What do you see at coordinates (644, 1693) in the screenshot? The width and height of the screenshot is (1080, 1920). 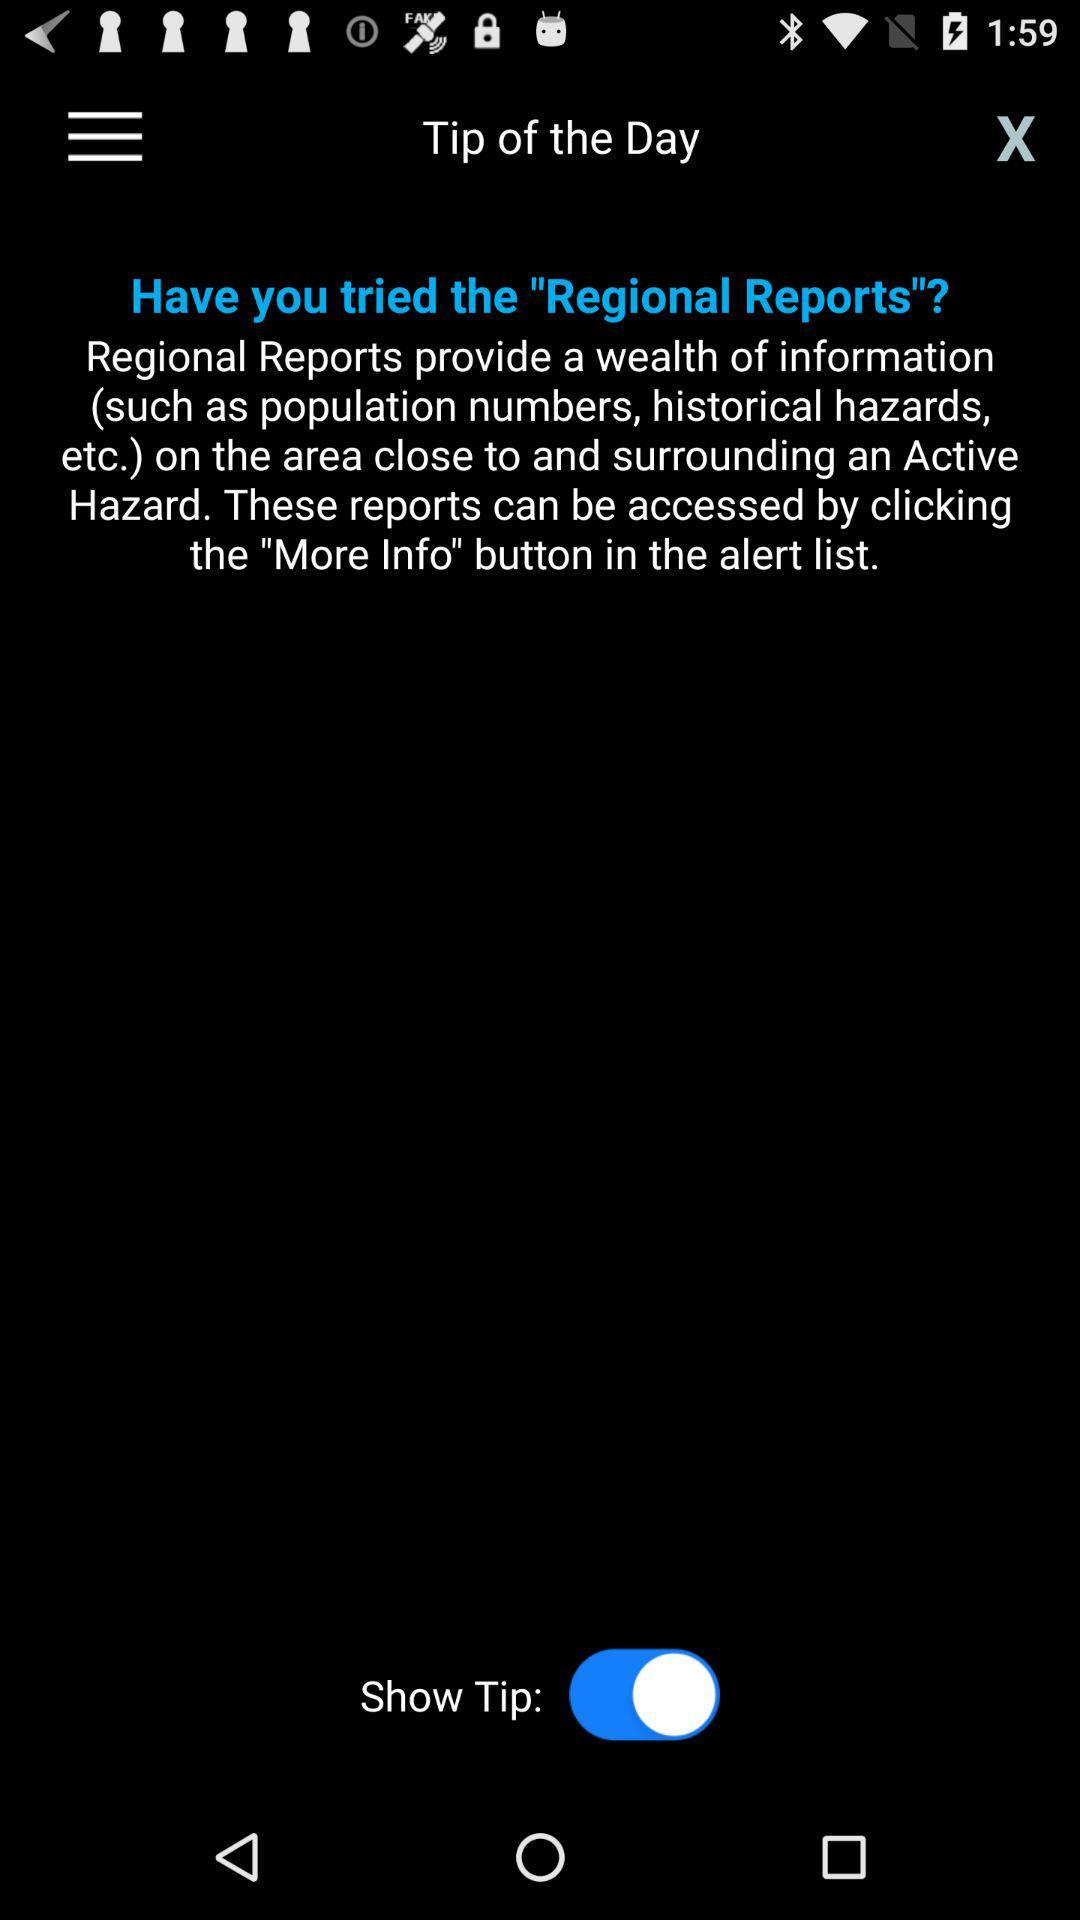 I see `tips option` at bounding box center [644, 1693].